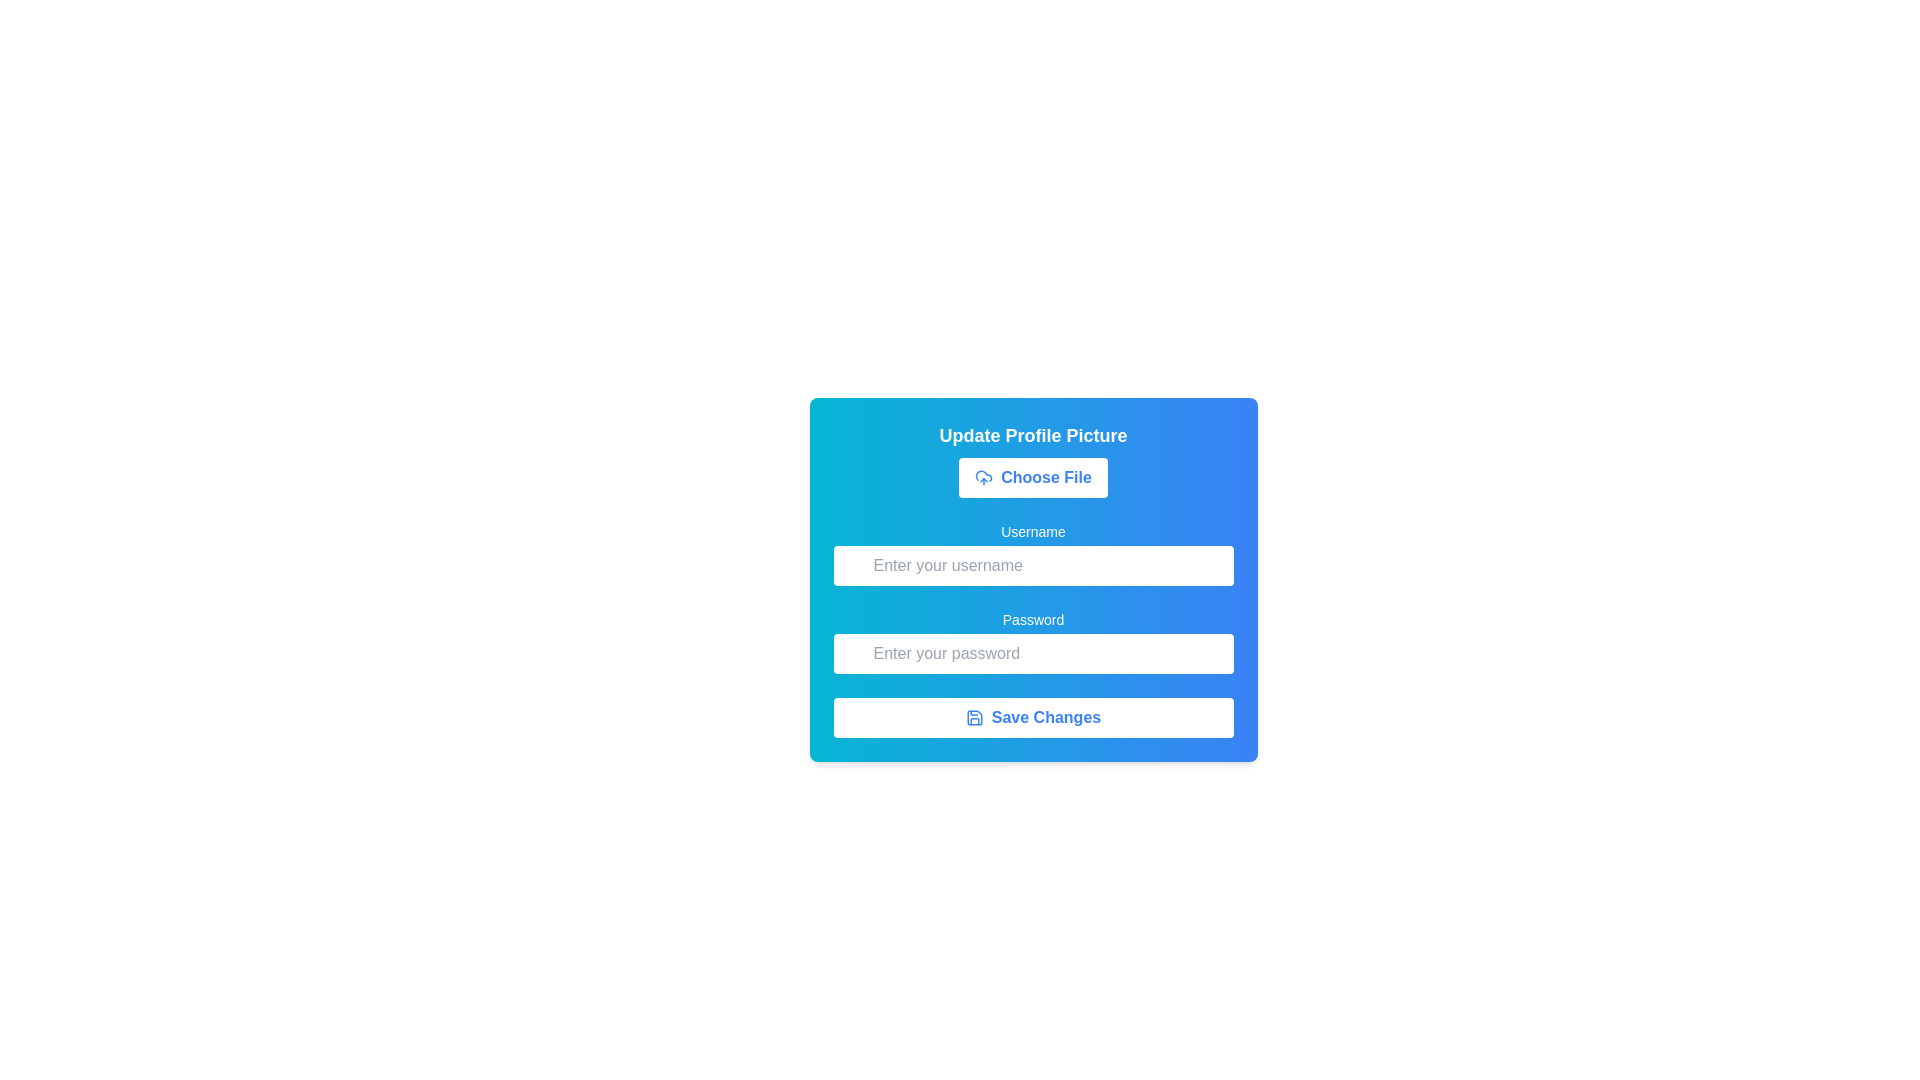 The image size is (1920, 1080). I want to click on the Password input field, which is labeled 'Password' and includes a lock icon to the left, in order to focus on it for input, so click(1033, 641).